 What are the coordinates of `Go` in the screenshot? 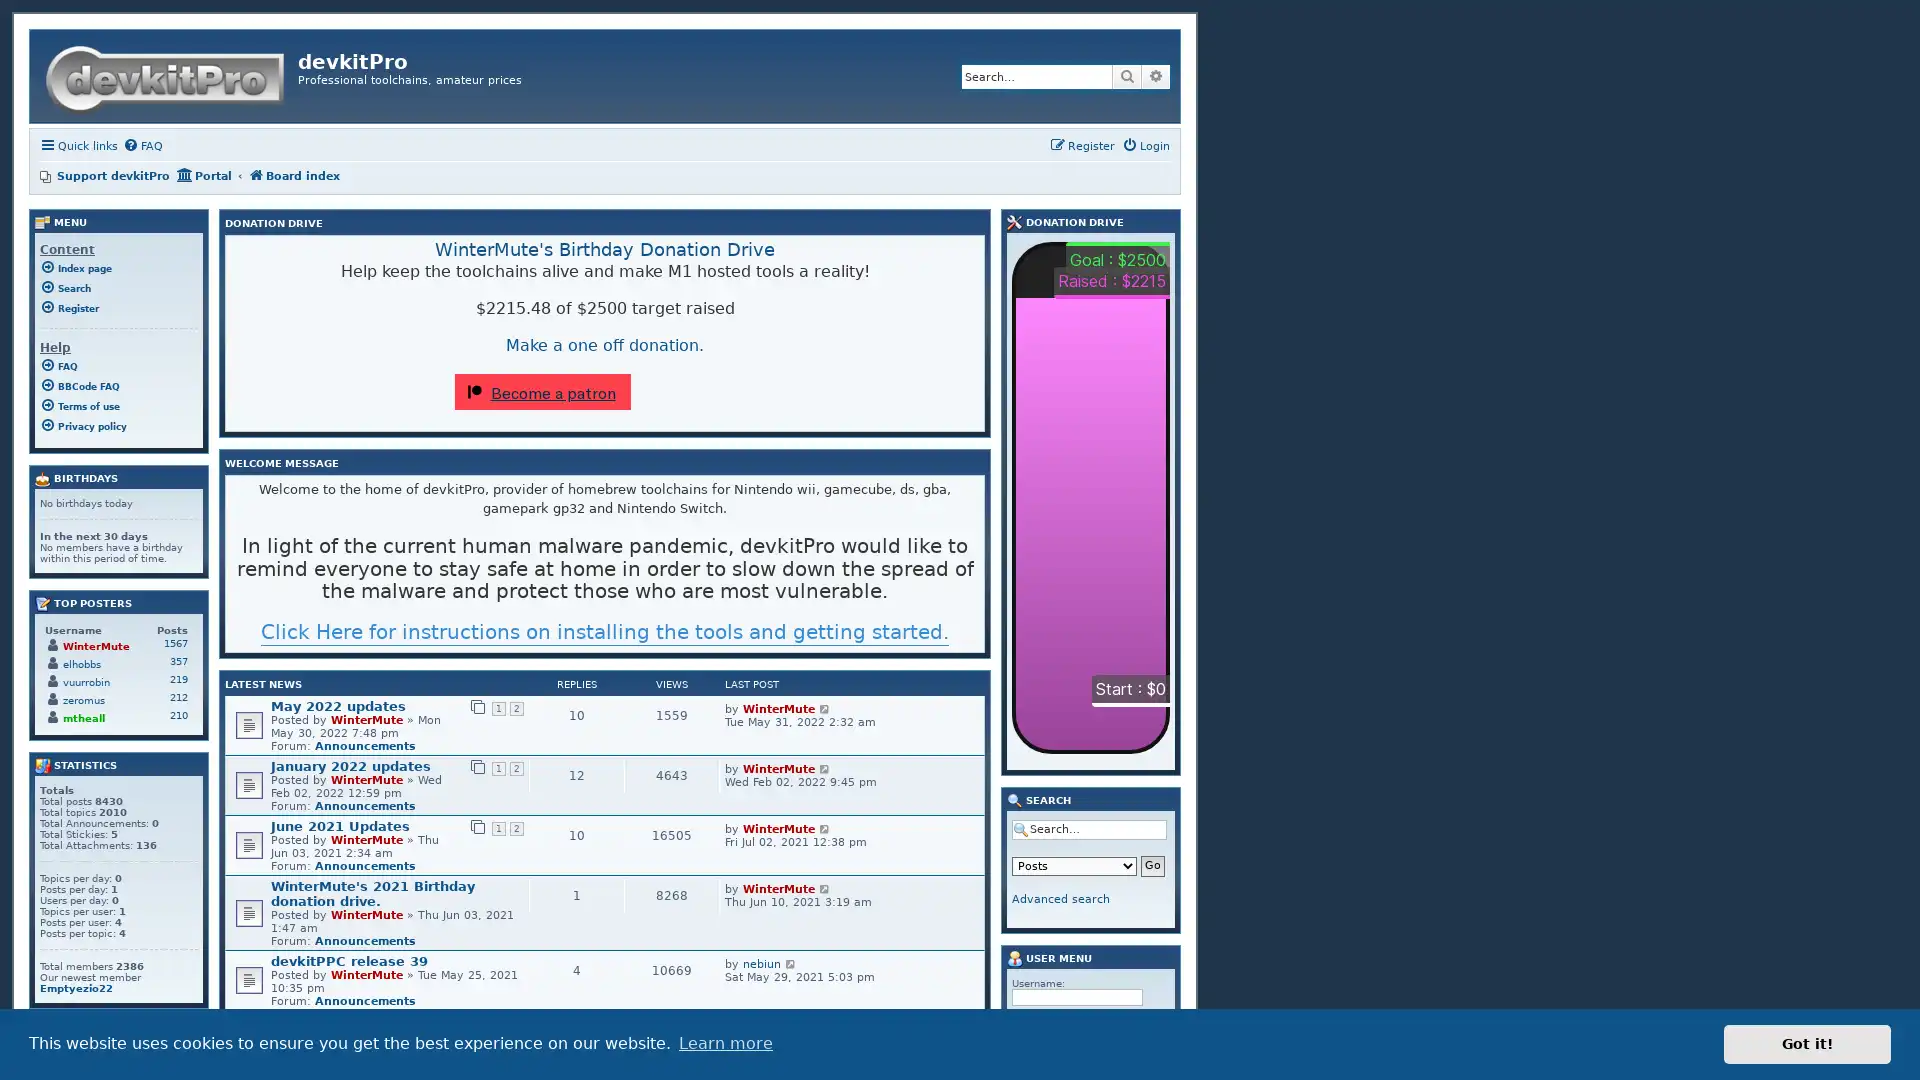 It's located at (1152, 865).